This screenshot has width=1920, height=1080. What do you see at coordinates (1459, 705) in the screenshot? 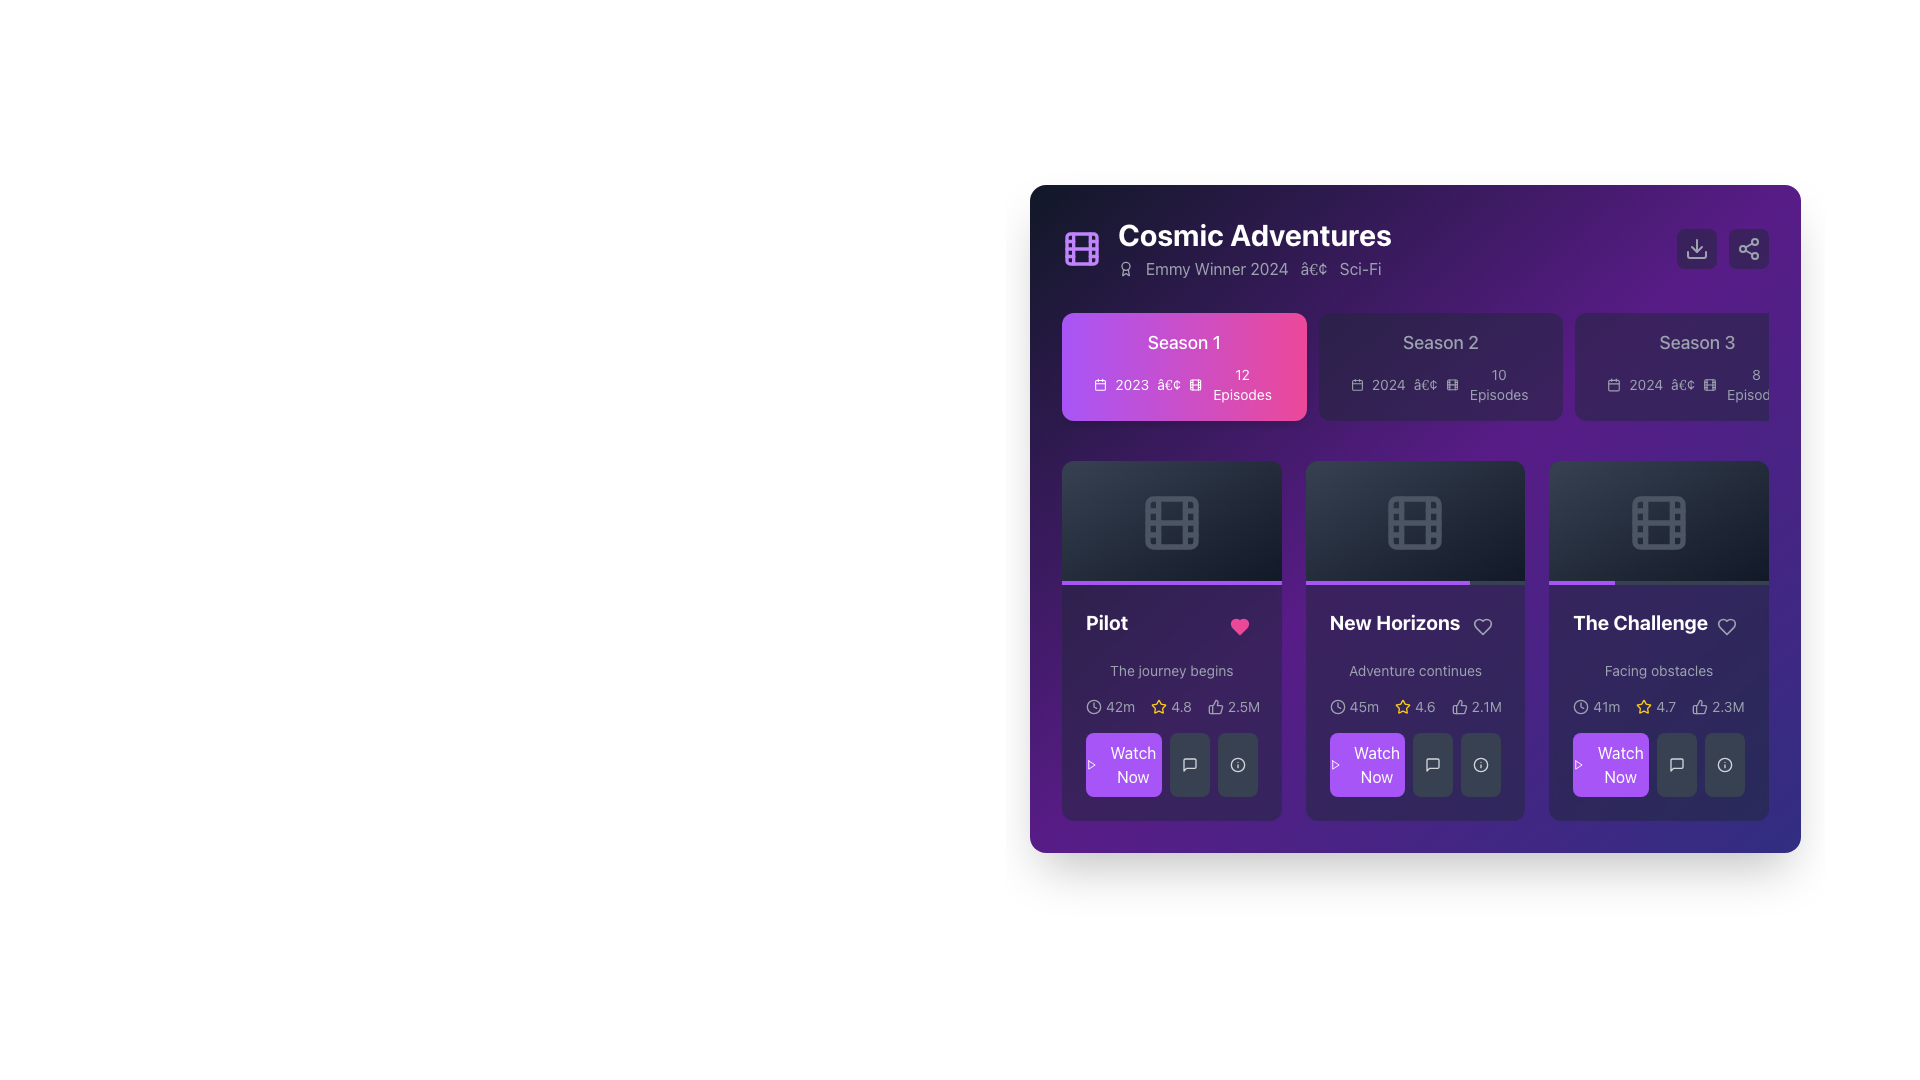
I see `the thumbs-up icon located in the lower middle section of the 'New Horizons' card, which is styled with a thin outline and is positioned to the left of the numeric text '2.1M'` at bounding box center [1459, 705].